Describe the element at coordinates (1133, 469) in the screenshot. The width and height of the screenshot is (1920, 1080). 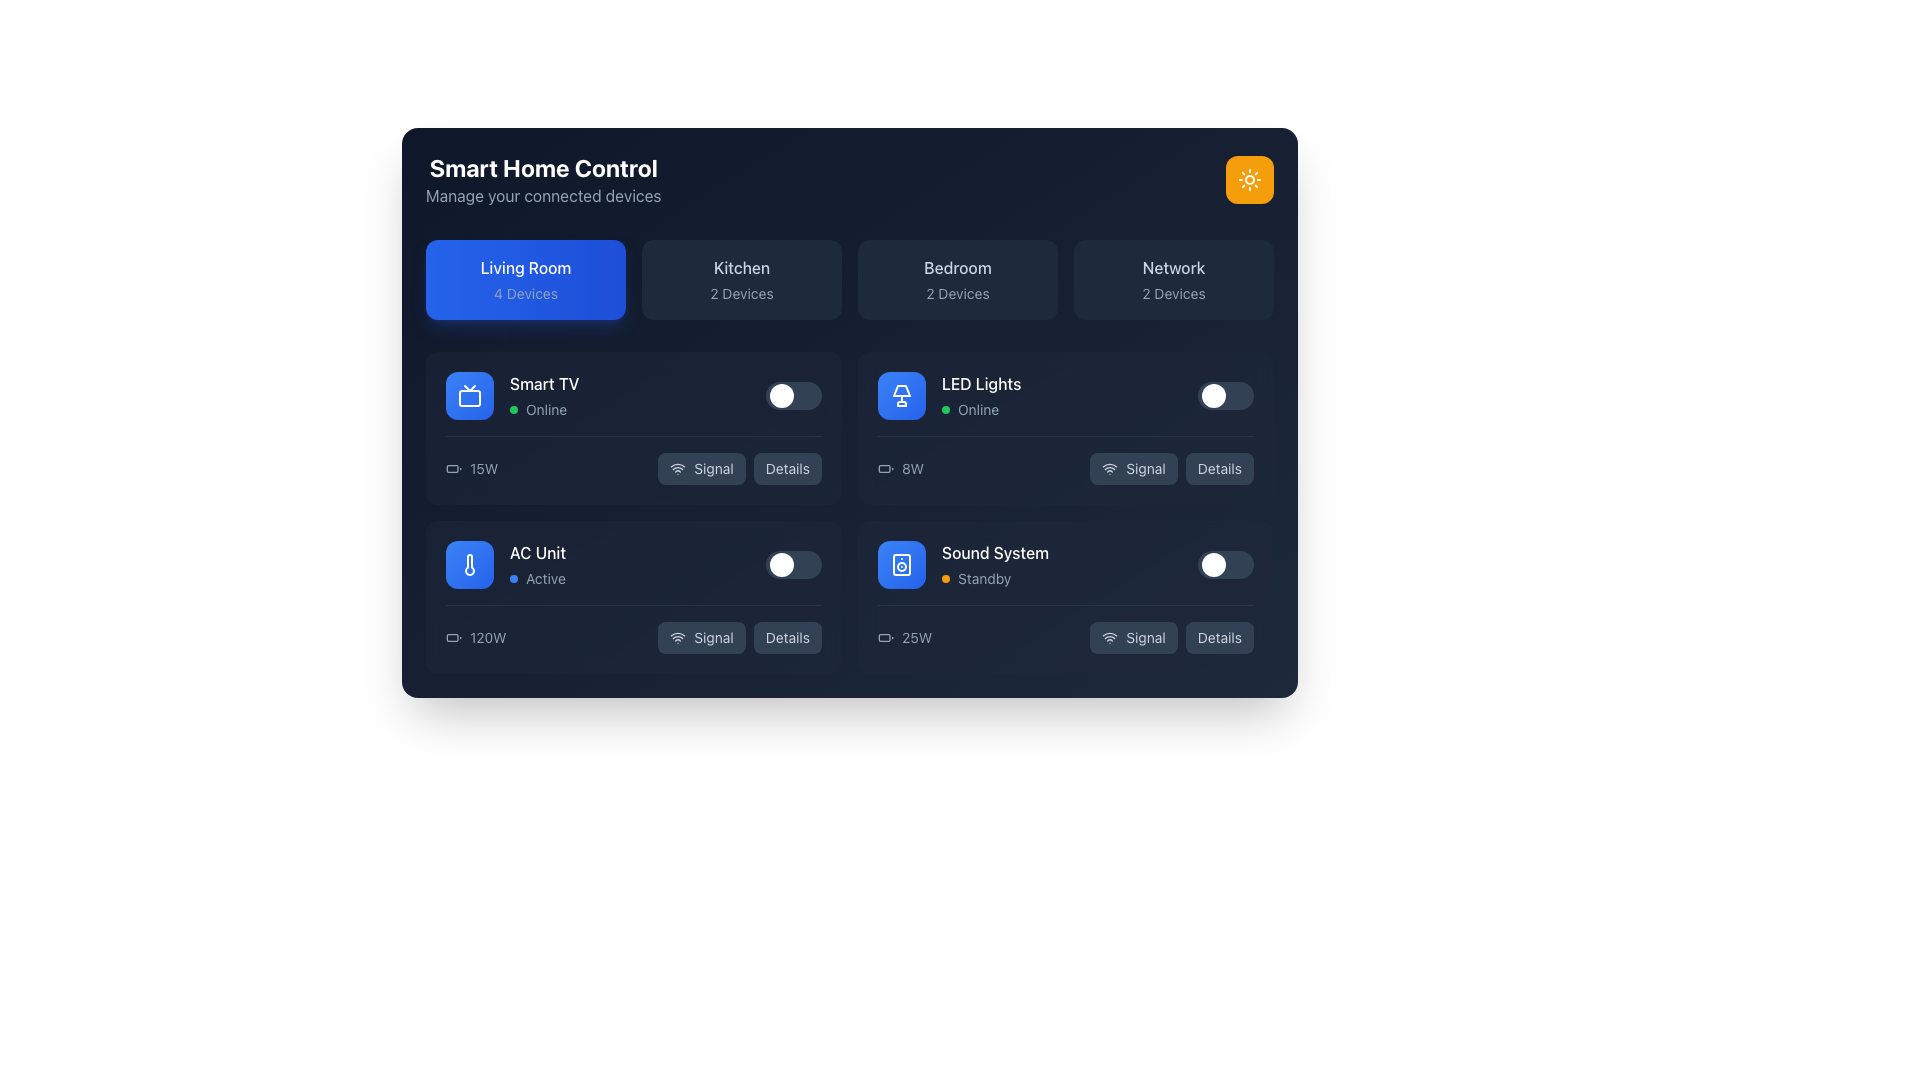
I see `the 'Signal' button` at that location.